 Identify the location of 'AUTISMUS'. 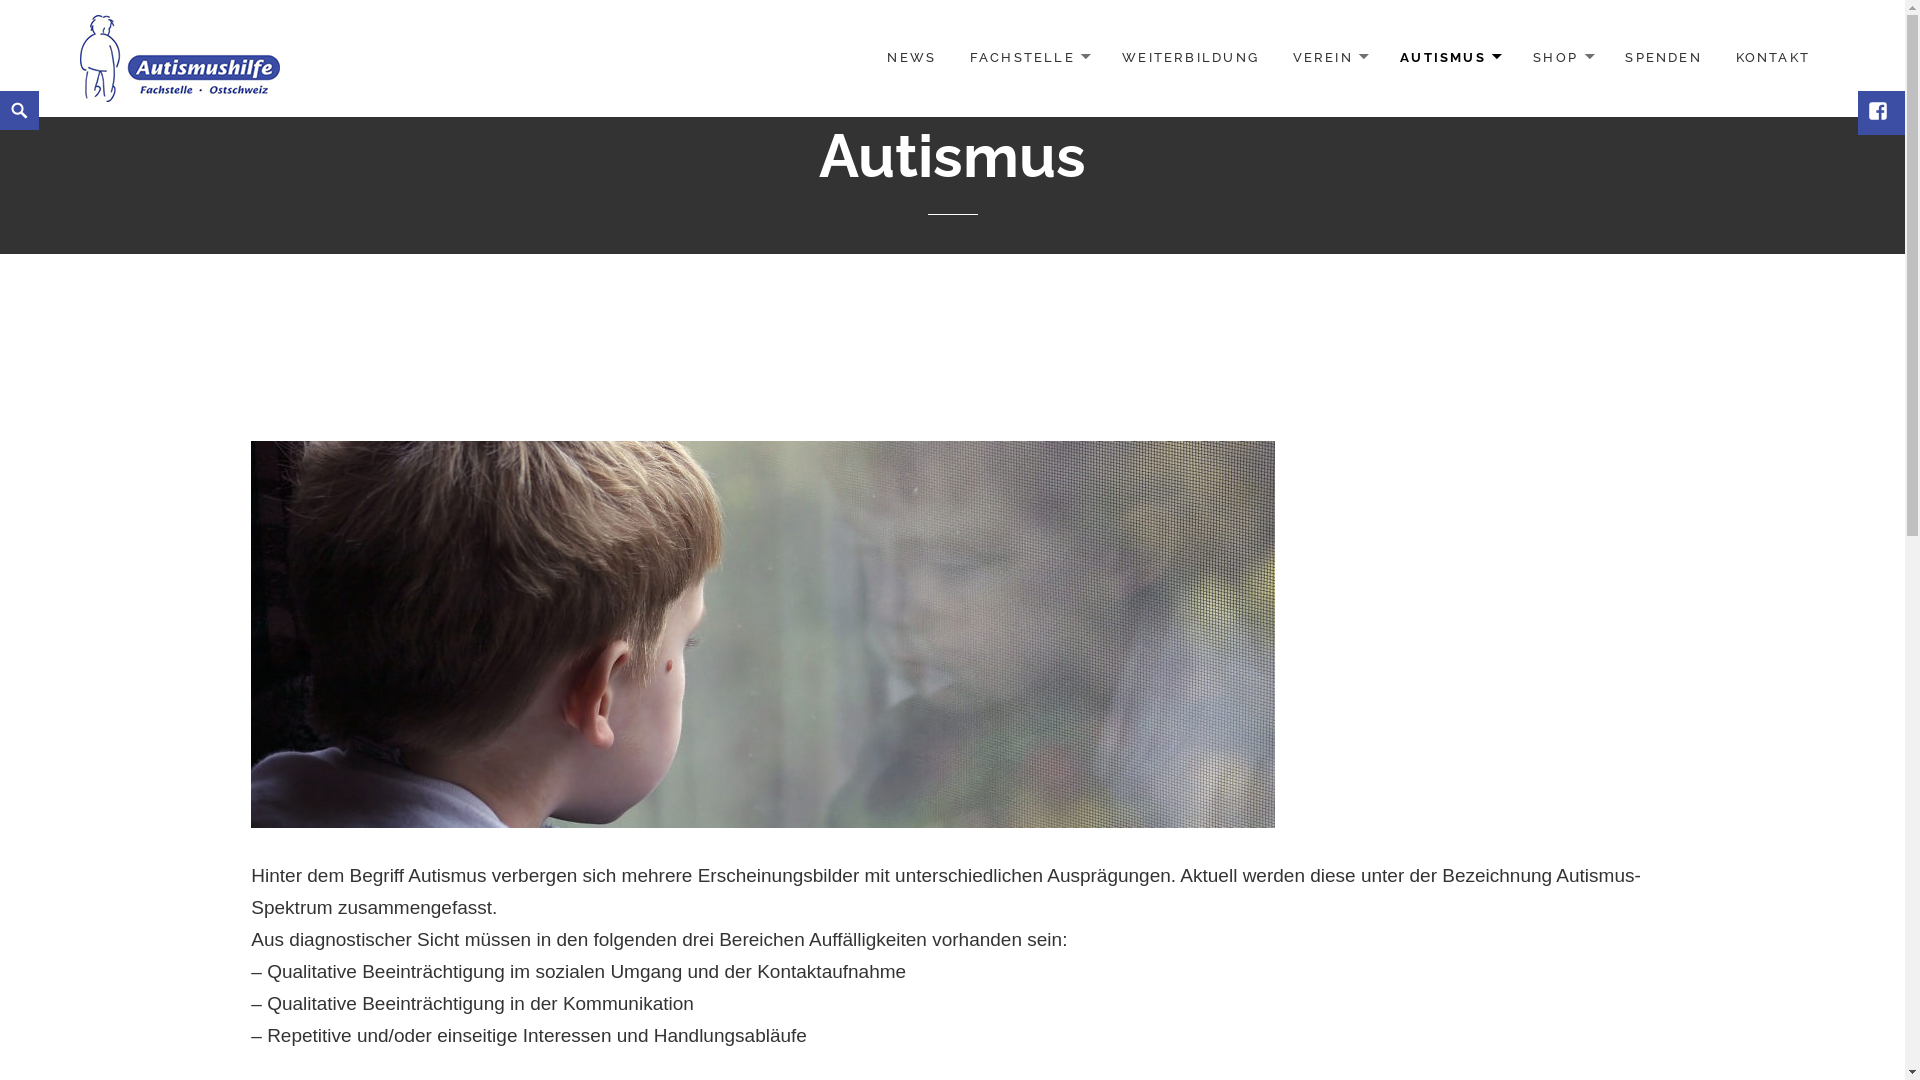
(1449, 57).